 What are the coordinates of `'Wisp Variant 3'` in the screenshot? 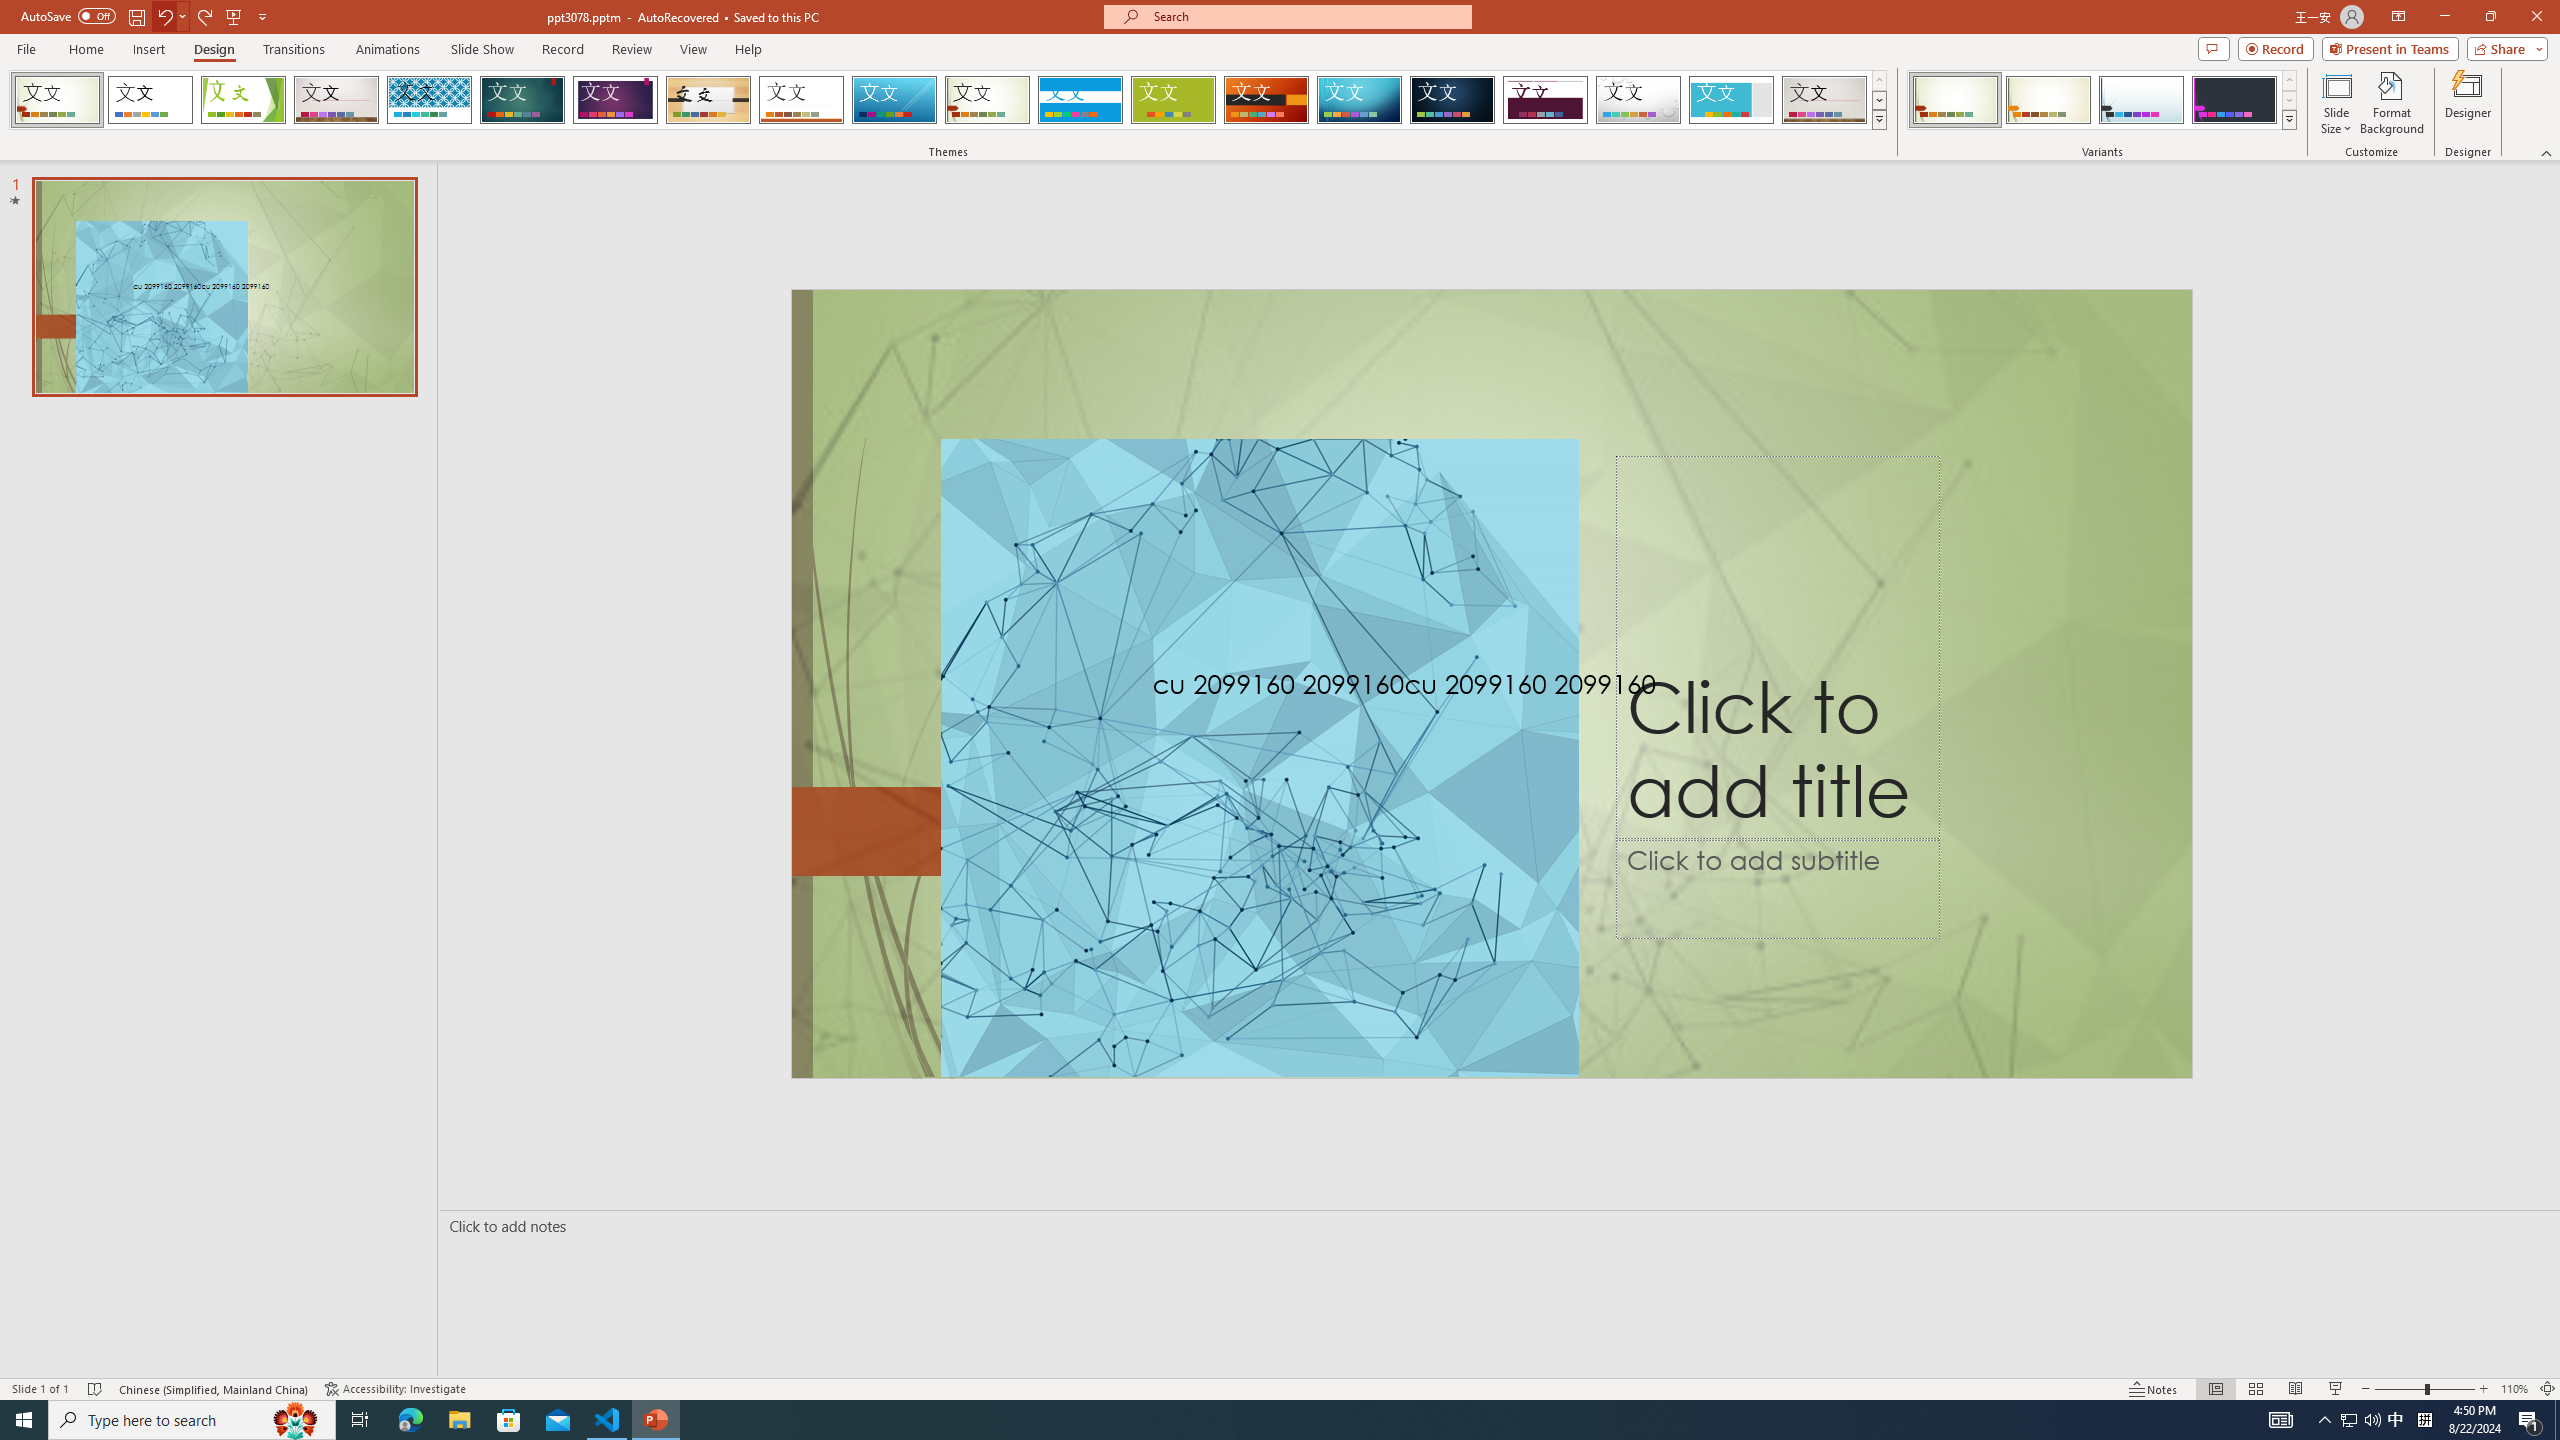 It's located at (2140, 99).